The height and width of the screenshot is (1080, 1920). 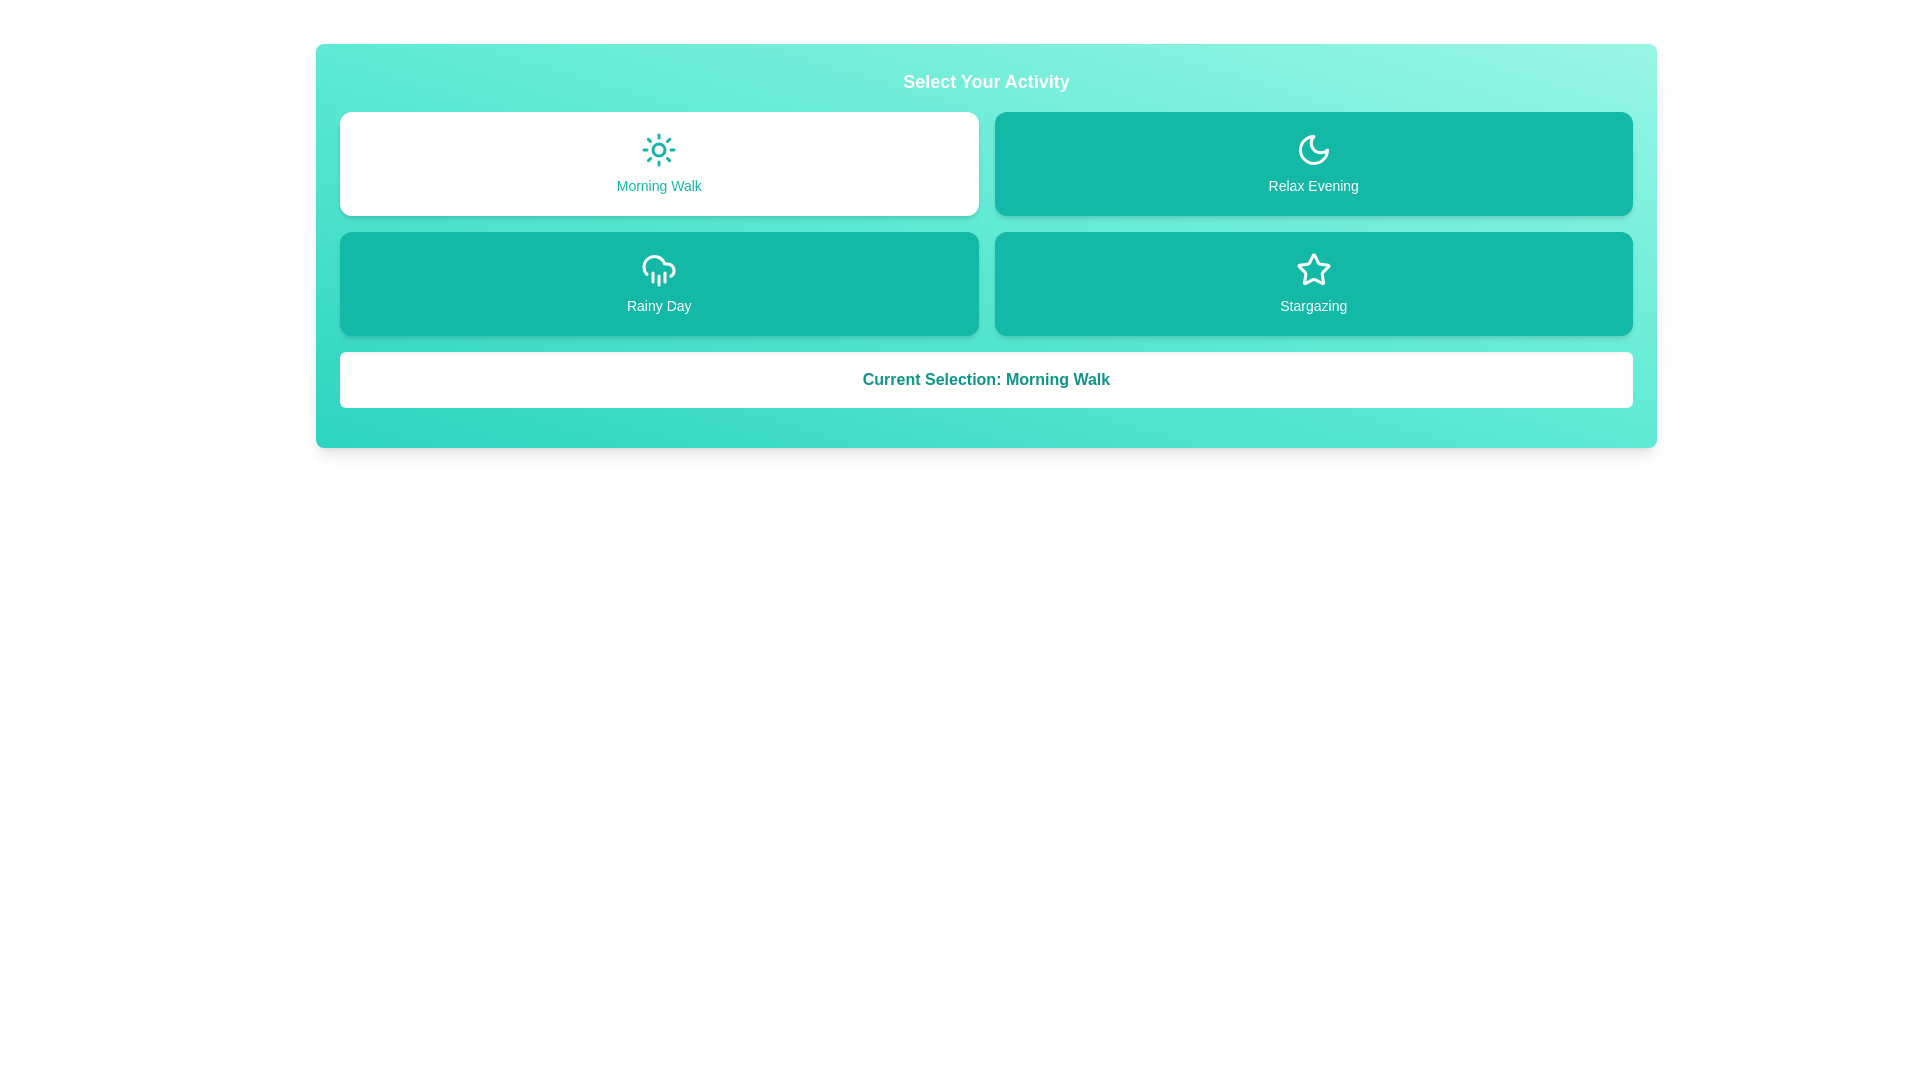 What do you see at coordinates (659, 163) in the screenshot?
I see `the activity Morning Walk by clicking on its button` at bounding box center [659, 163].